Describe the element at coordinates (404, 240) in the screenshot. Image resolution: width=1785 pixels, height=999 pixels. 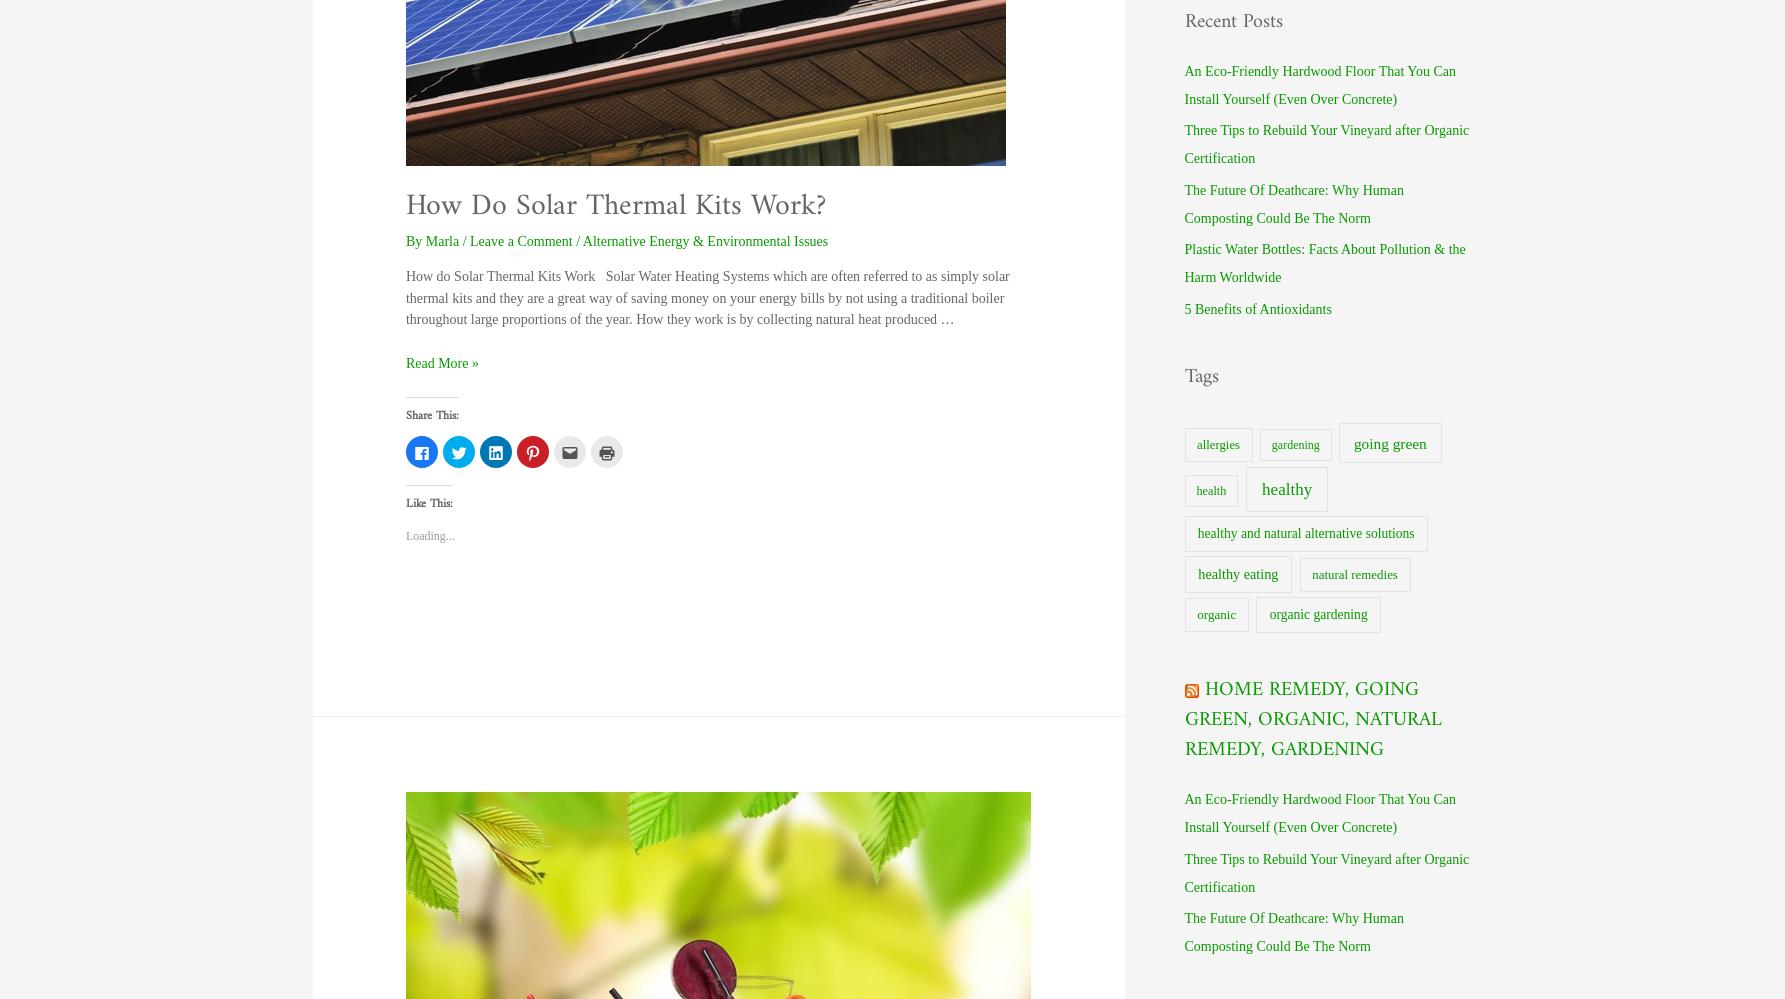
I see `'By'` at that location.